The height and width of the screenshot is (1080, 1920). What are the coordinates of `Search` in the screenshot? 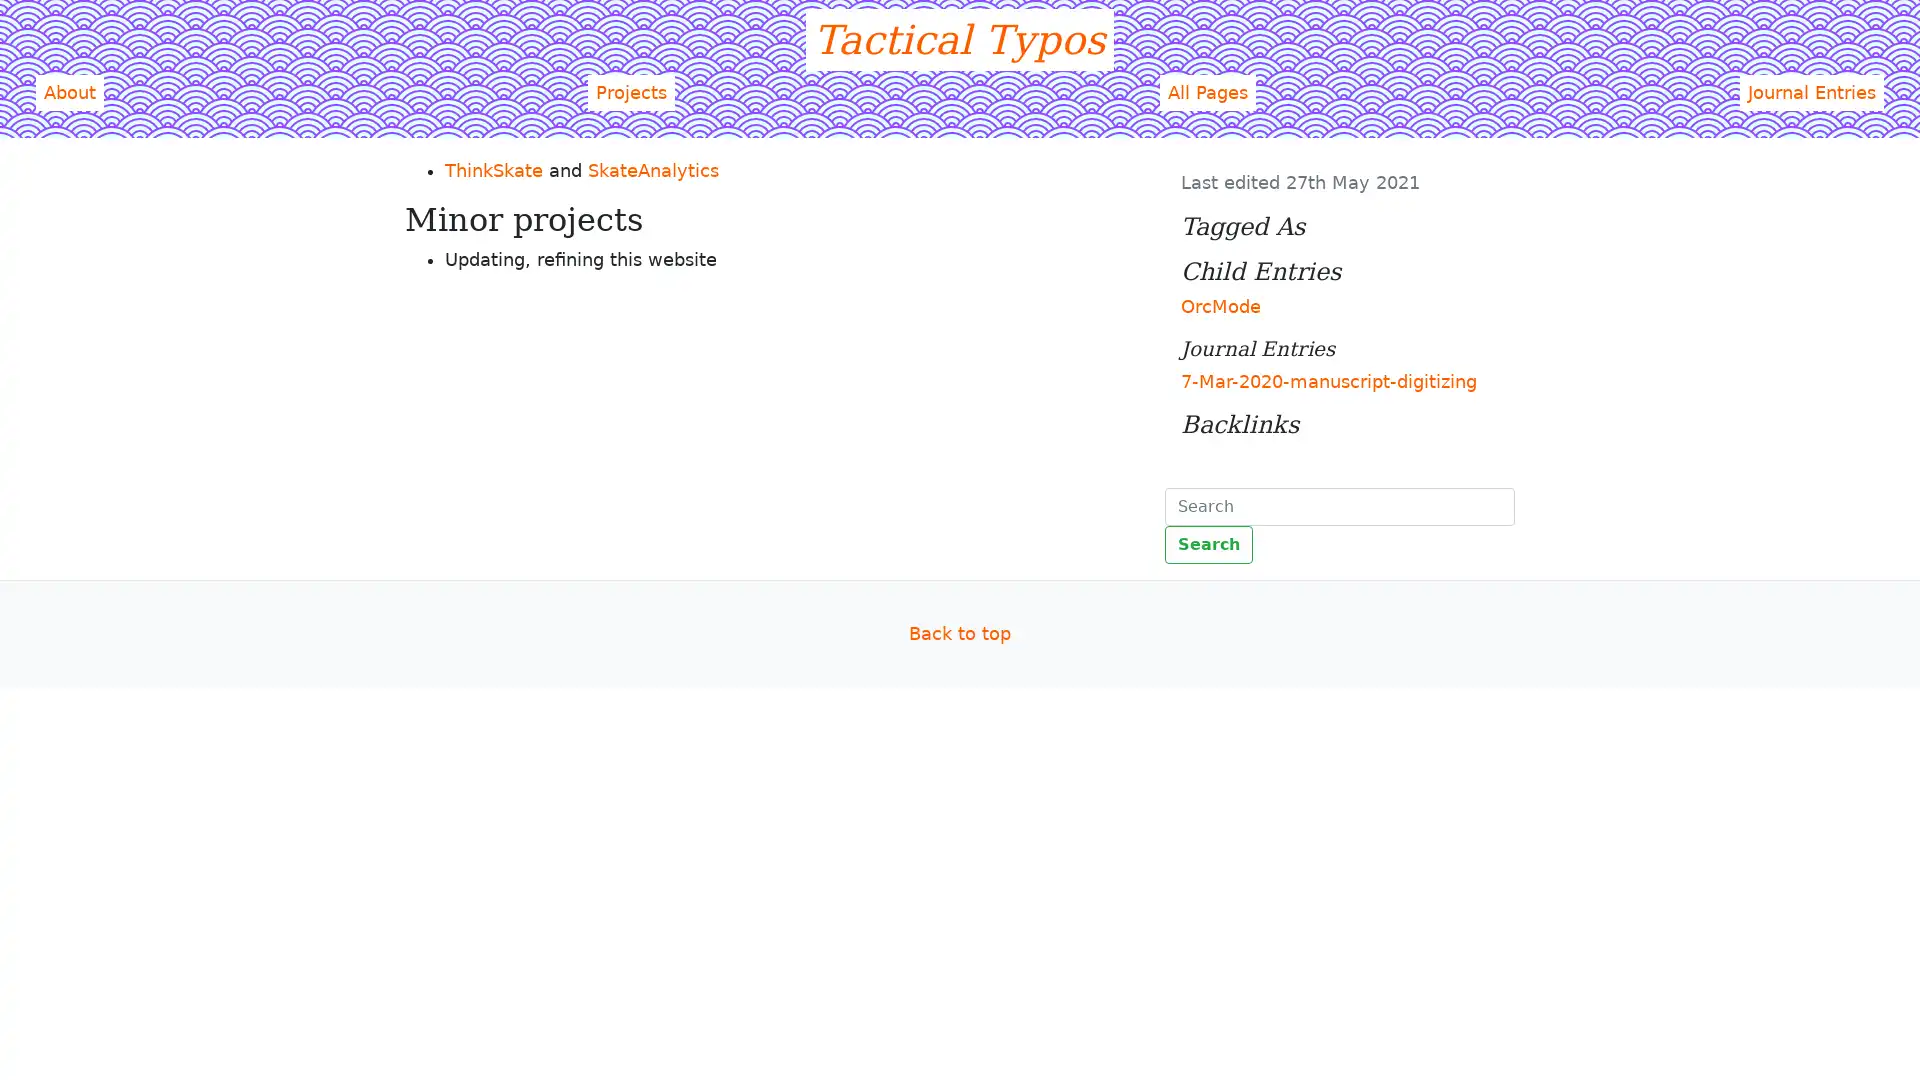 It's located at (1208, 543).